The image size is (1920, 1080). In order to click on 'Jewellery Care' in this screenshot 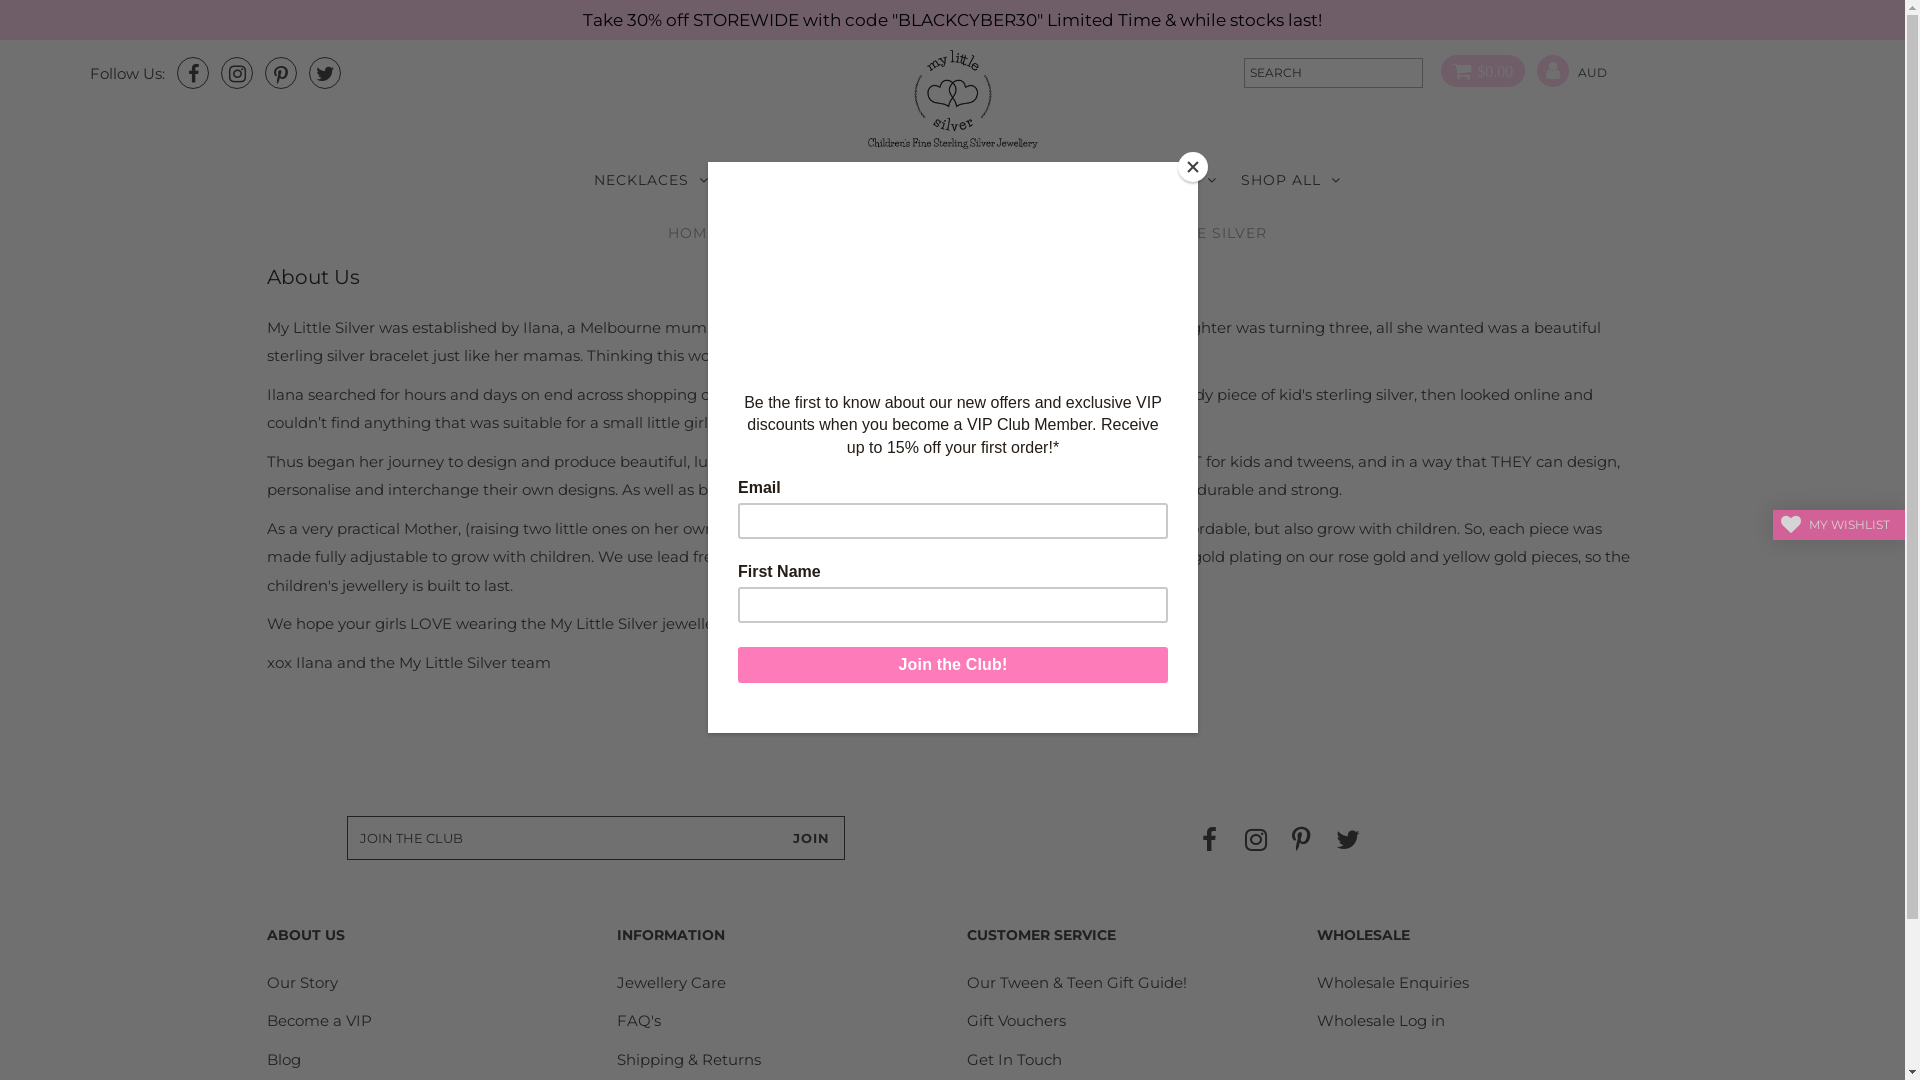, I will do `click(616, 981)`.